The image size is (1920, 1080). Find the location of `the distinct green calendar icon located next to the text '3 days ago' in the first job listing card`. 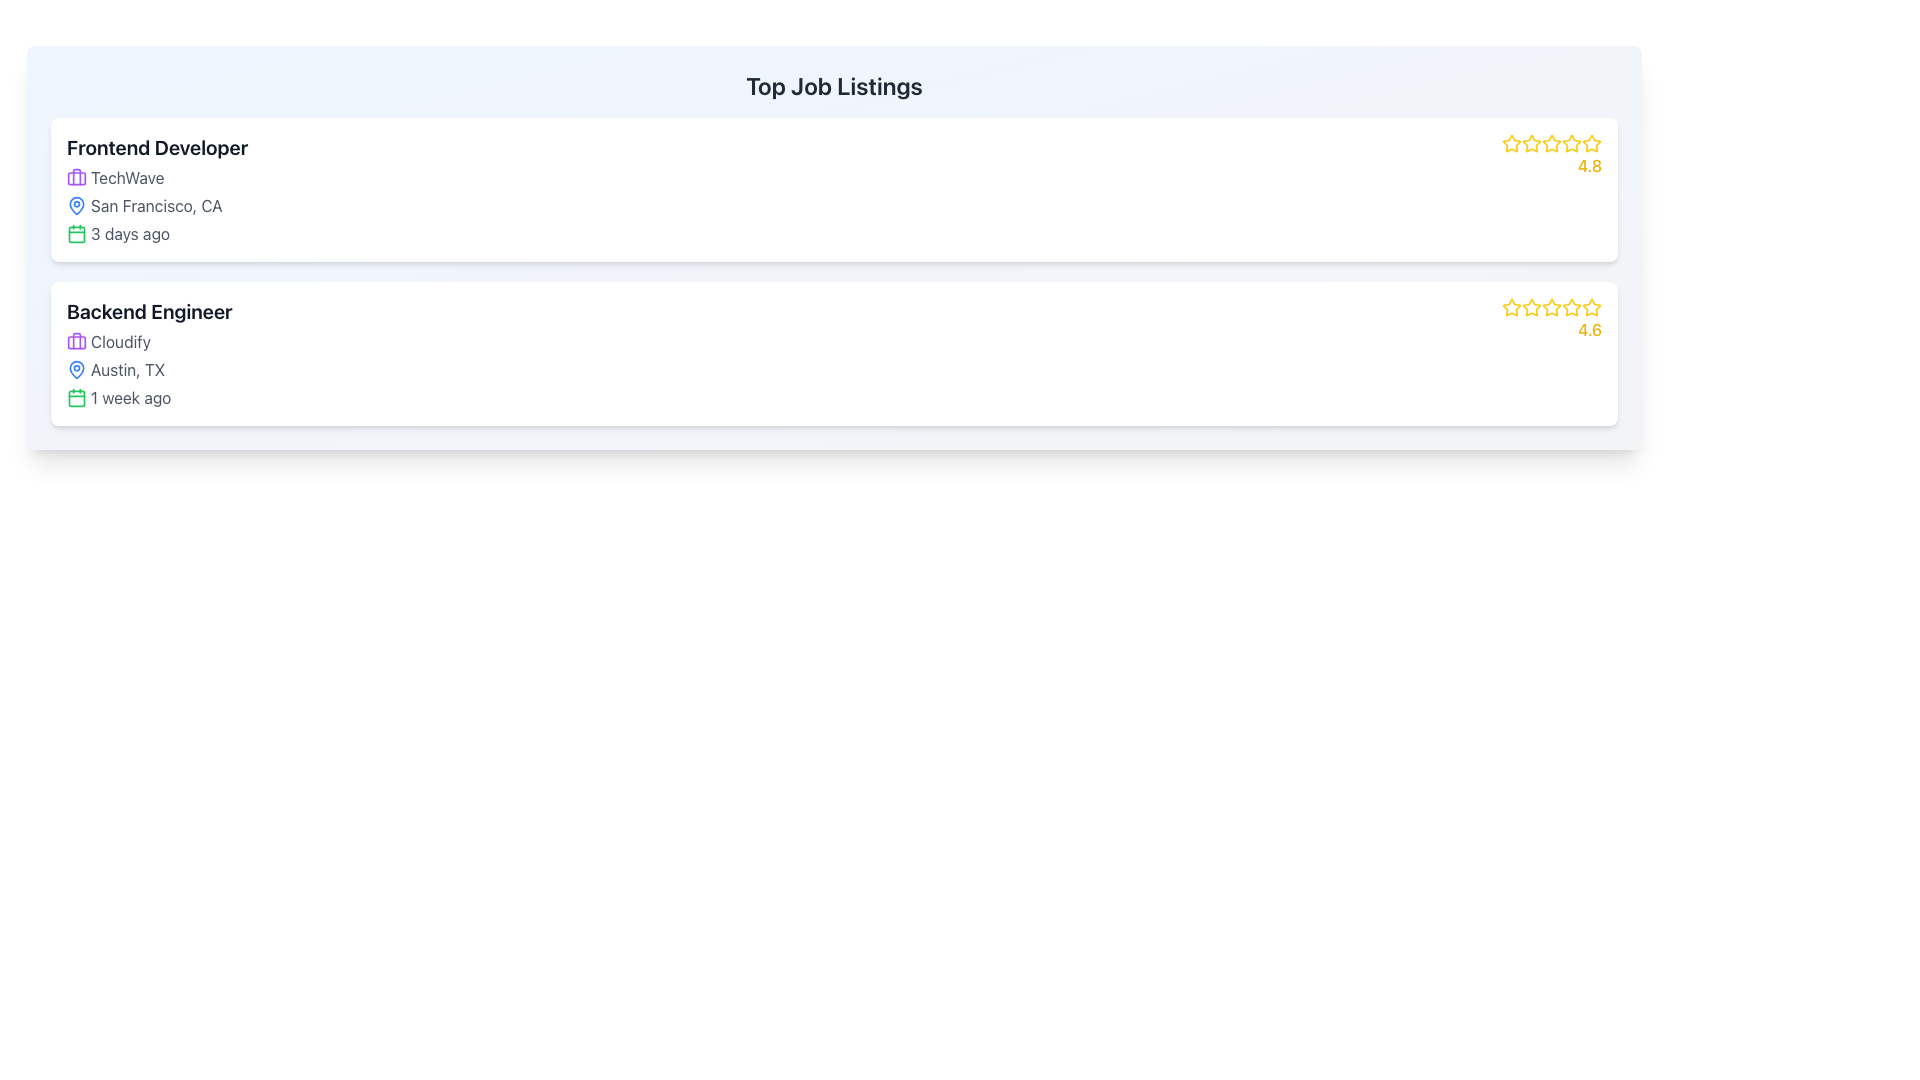

the distinct green calendar icon located next to the text '3 days ago' in the first job listing card is located at coordinates (76, 233).